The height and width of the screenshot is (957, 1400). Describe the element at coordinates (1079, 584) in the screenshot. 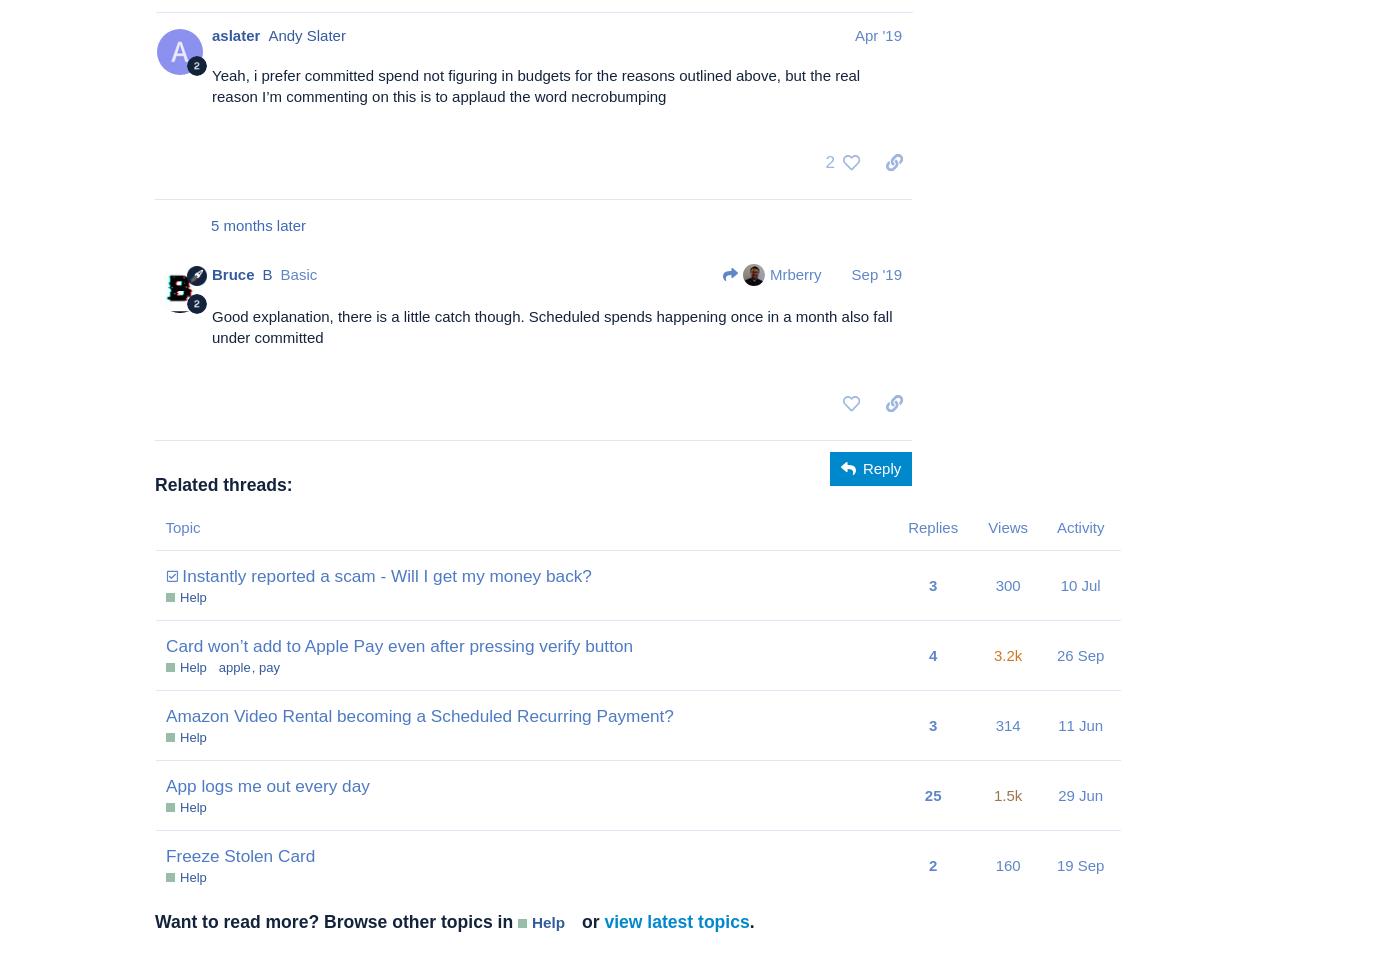

I see `'10 Jul'` at that location.